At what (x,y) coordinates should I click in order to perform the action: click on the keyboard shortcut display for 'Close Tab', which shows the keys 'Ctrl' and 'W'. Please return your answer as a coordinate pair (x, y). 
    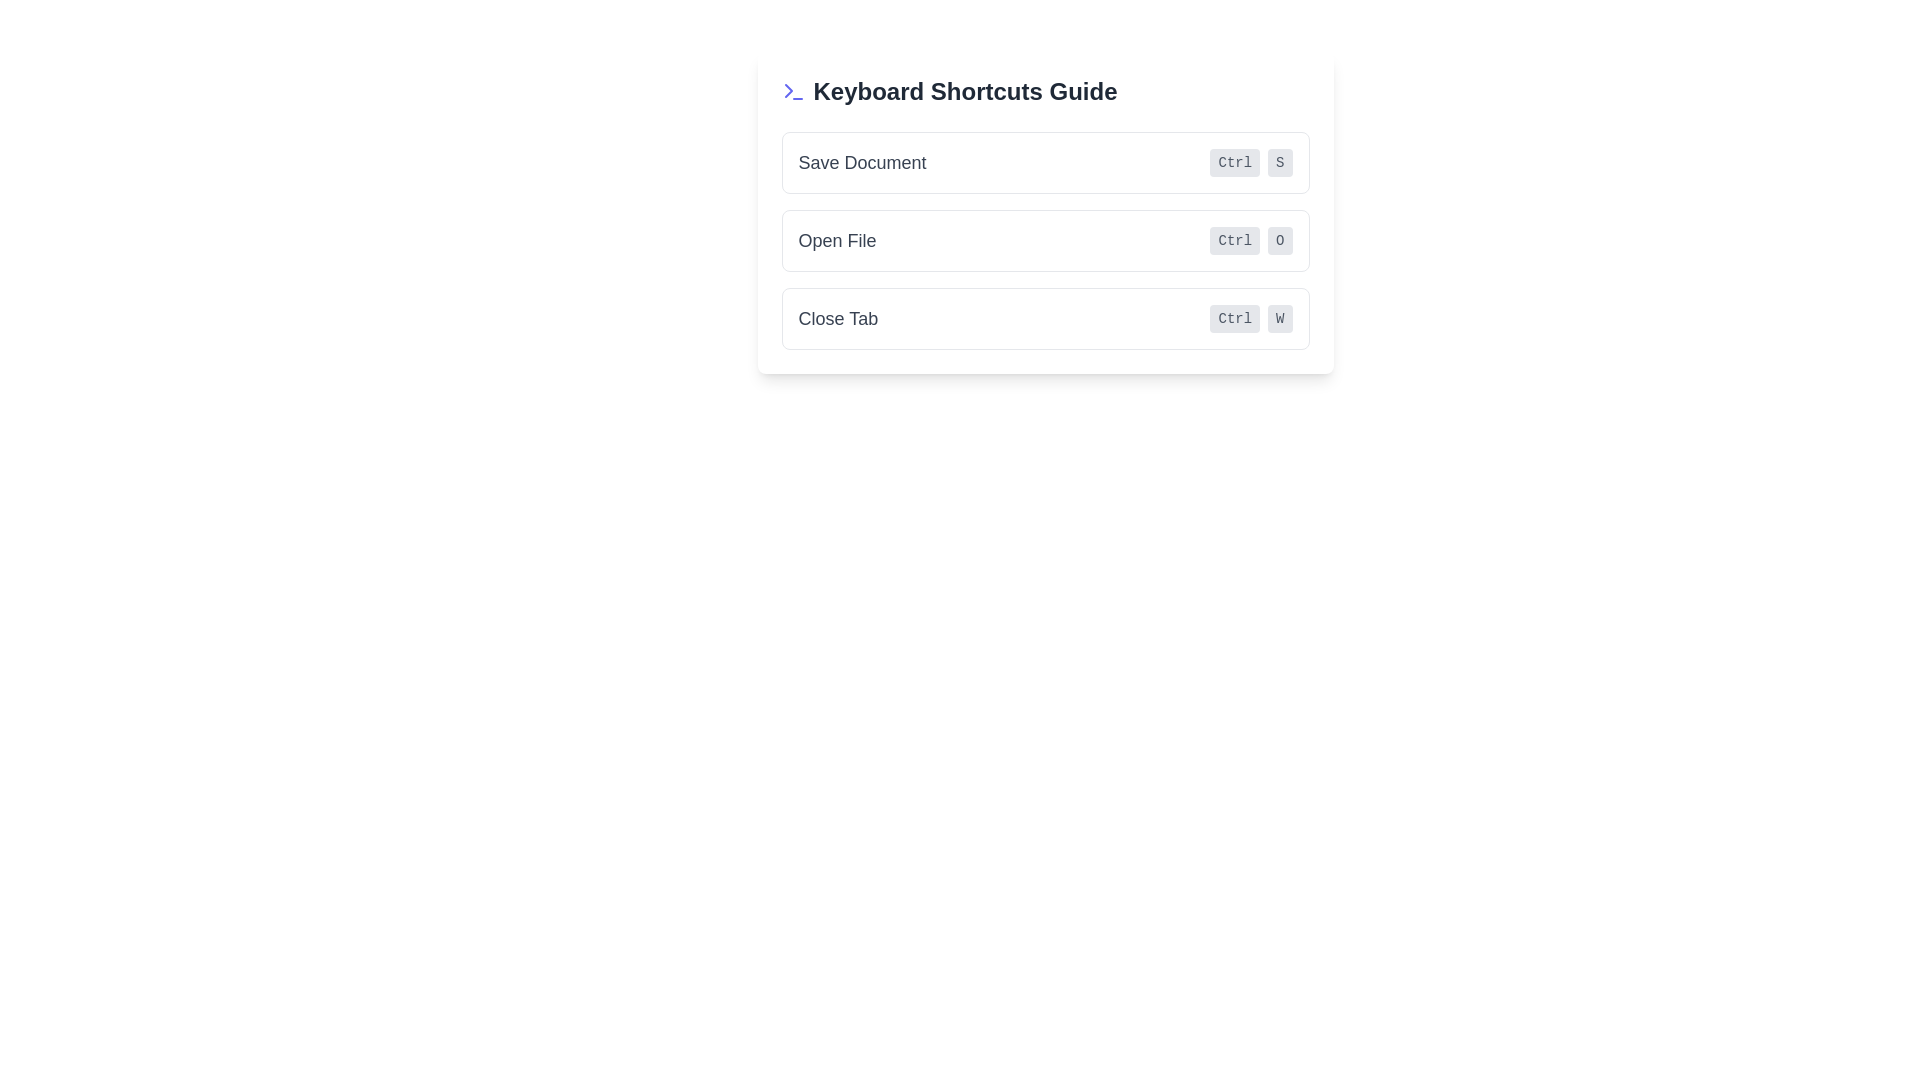
    Looking at the image, I should click on (1250, 318).